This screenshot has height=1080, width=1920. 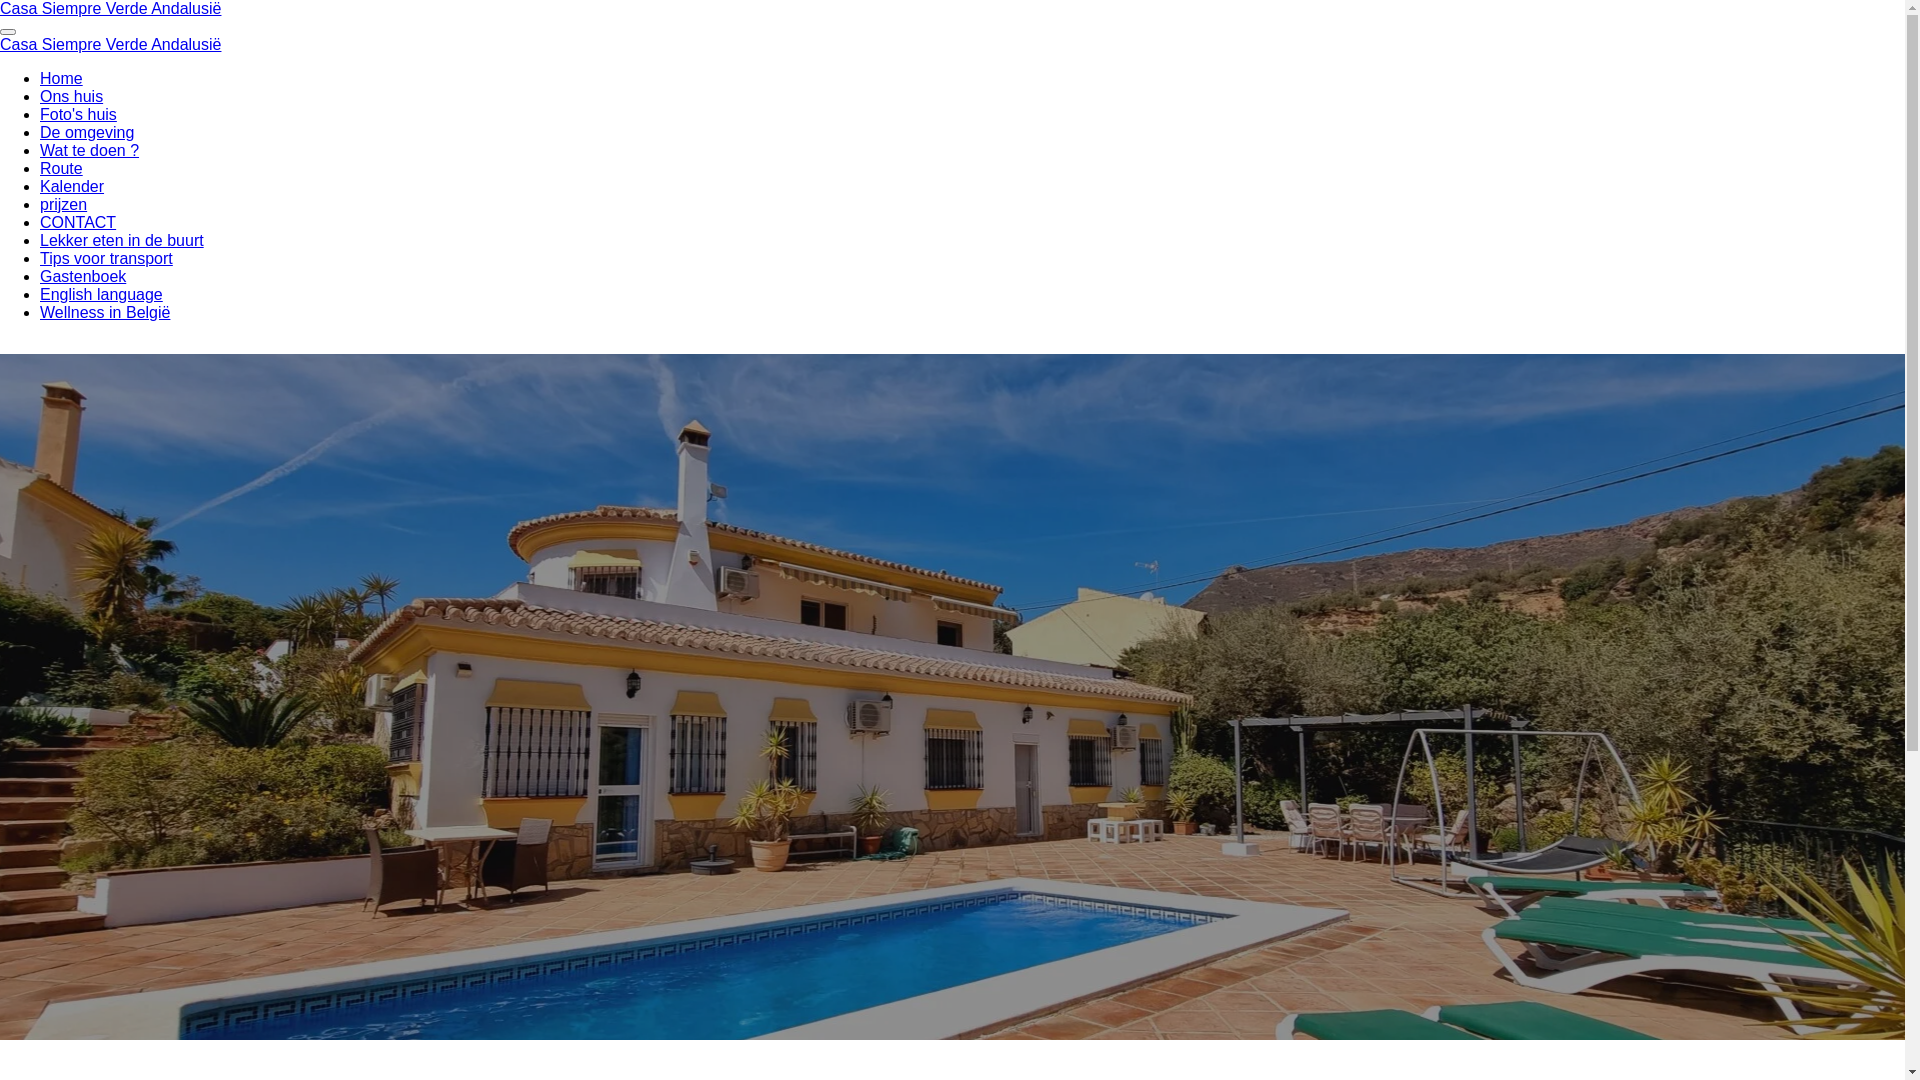 I want to click on 'English language', so click(x=100, y=294).